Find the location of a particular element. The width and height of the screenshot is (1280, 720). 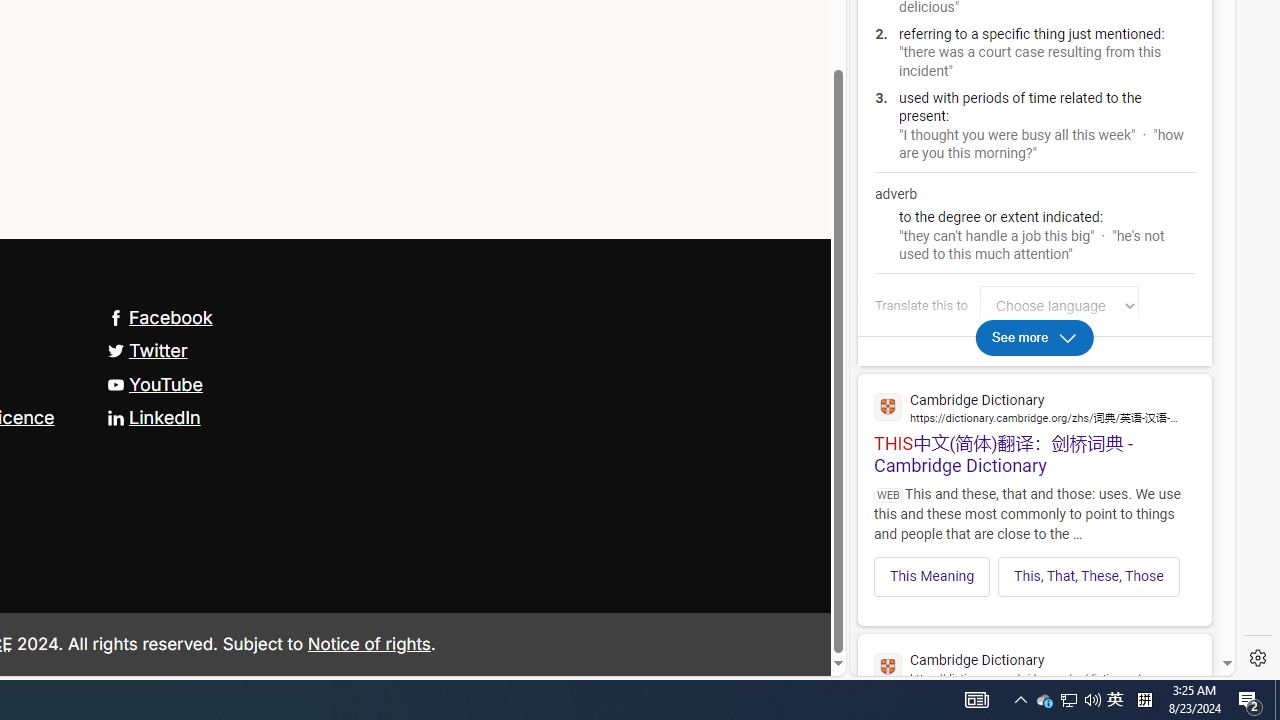

'This, That, These, Those' is located at coordinates (1088, 576).